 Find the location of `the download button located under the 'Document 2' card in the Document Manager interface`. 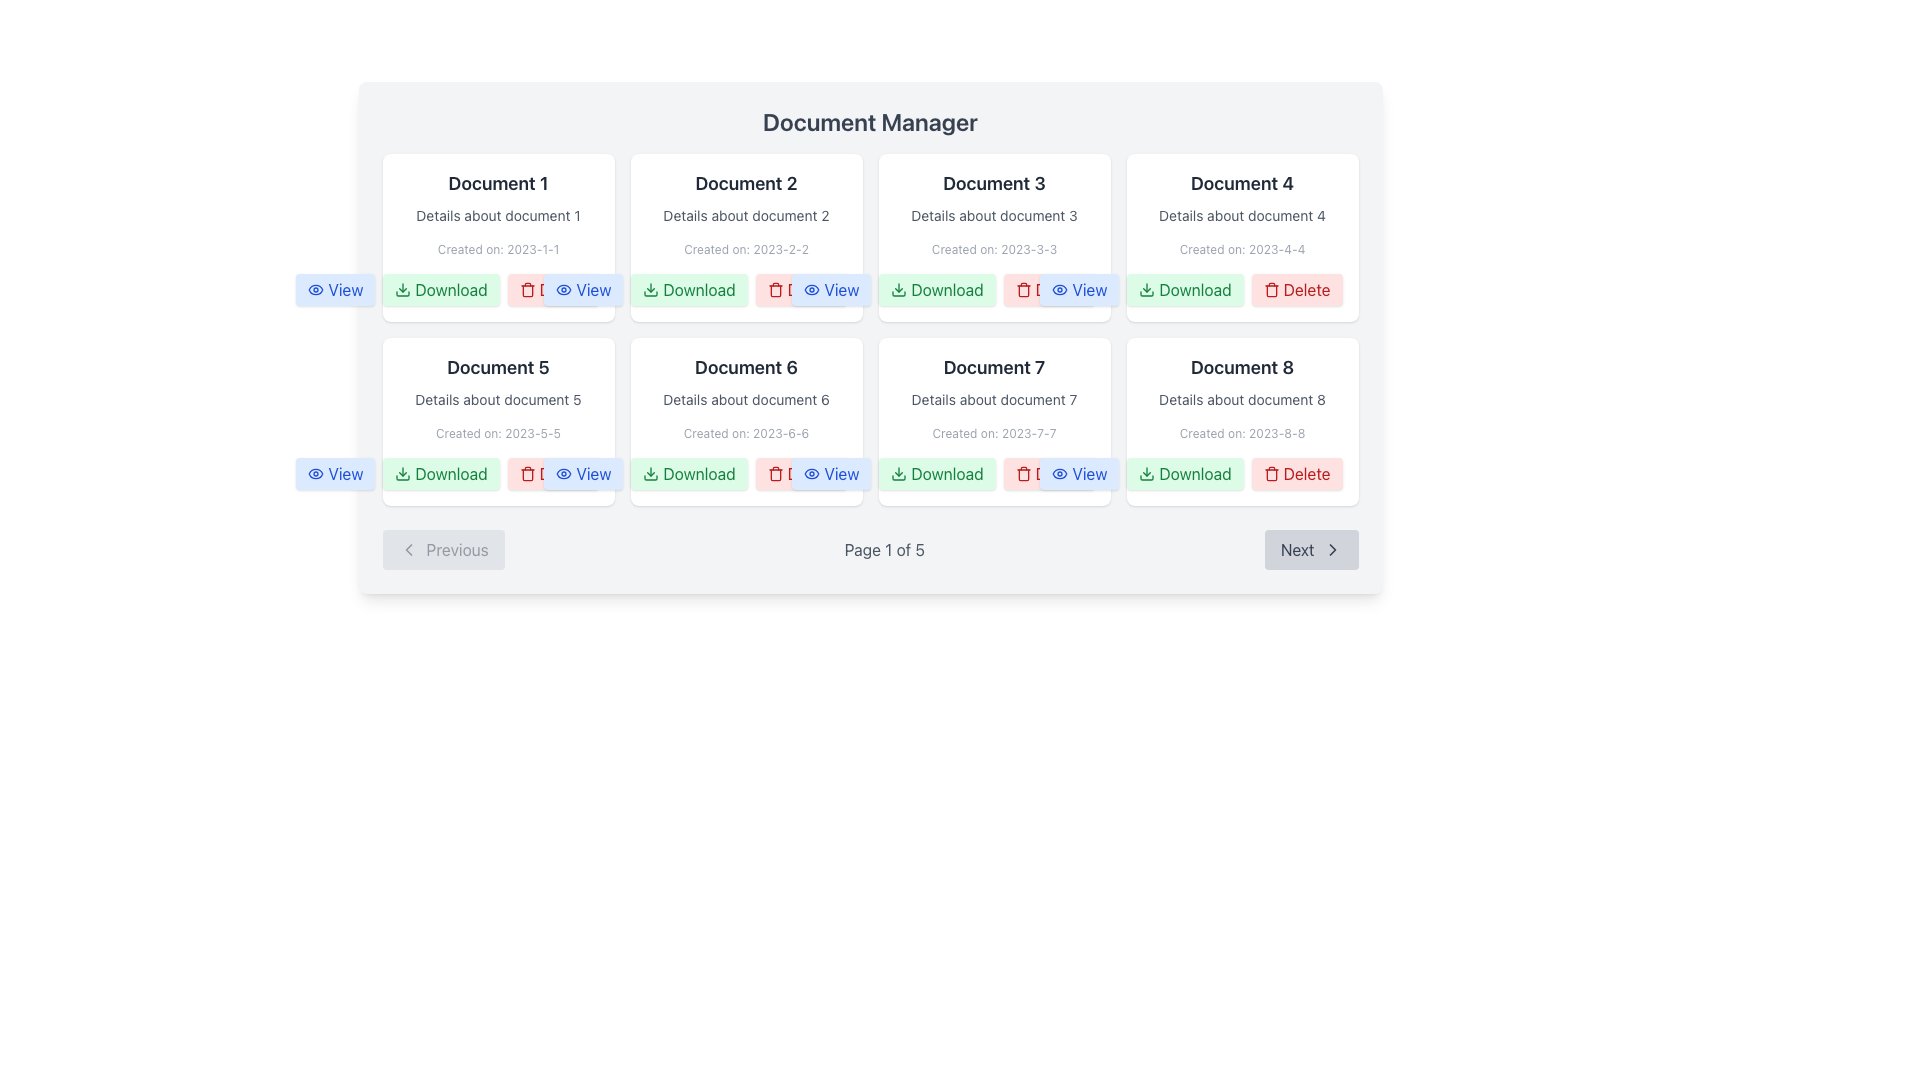

the download button located under the 'Document 2' card in the Document Manager interface is located at coordinates (689, 289).